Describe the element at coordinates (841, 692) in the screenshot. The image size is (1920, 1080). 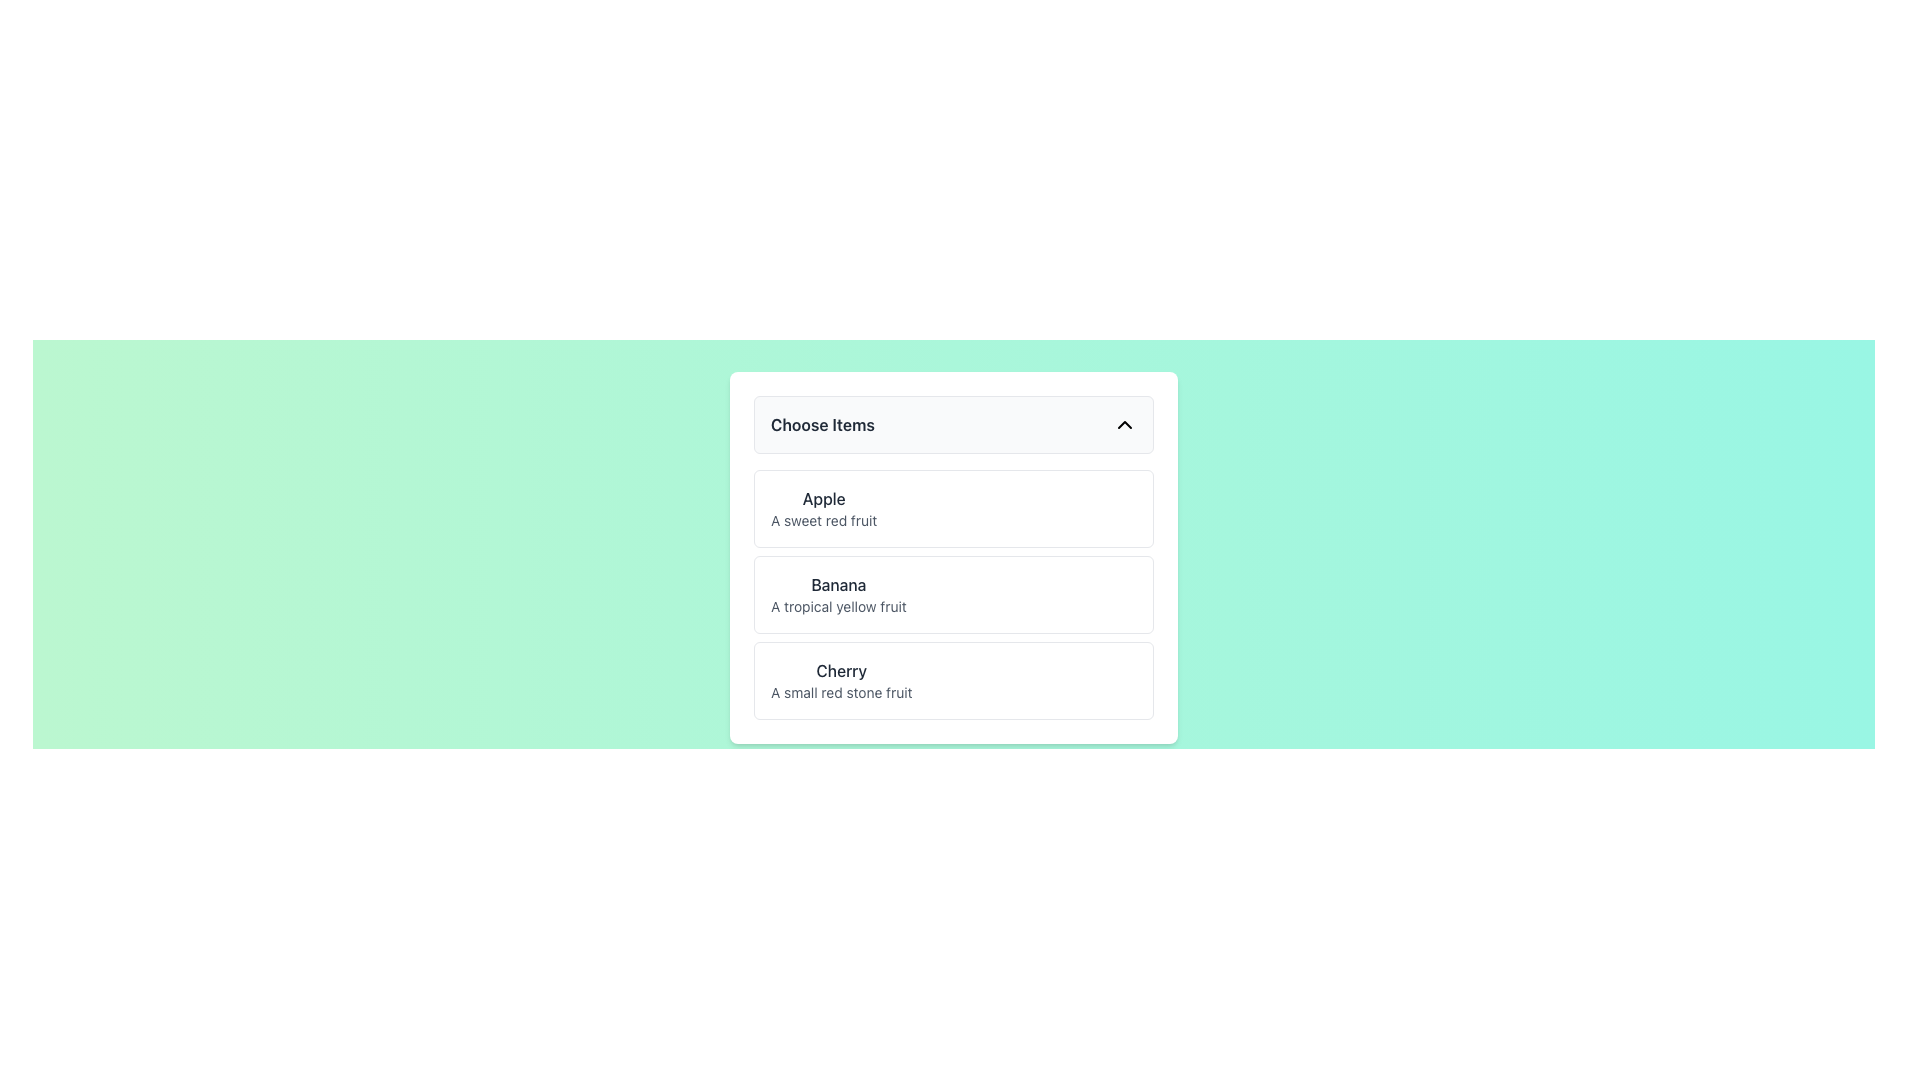
I see `the descriptive text label 'A small red stone fruit' located directly below the 'Cherry' title in the selection panel` at that location.